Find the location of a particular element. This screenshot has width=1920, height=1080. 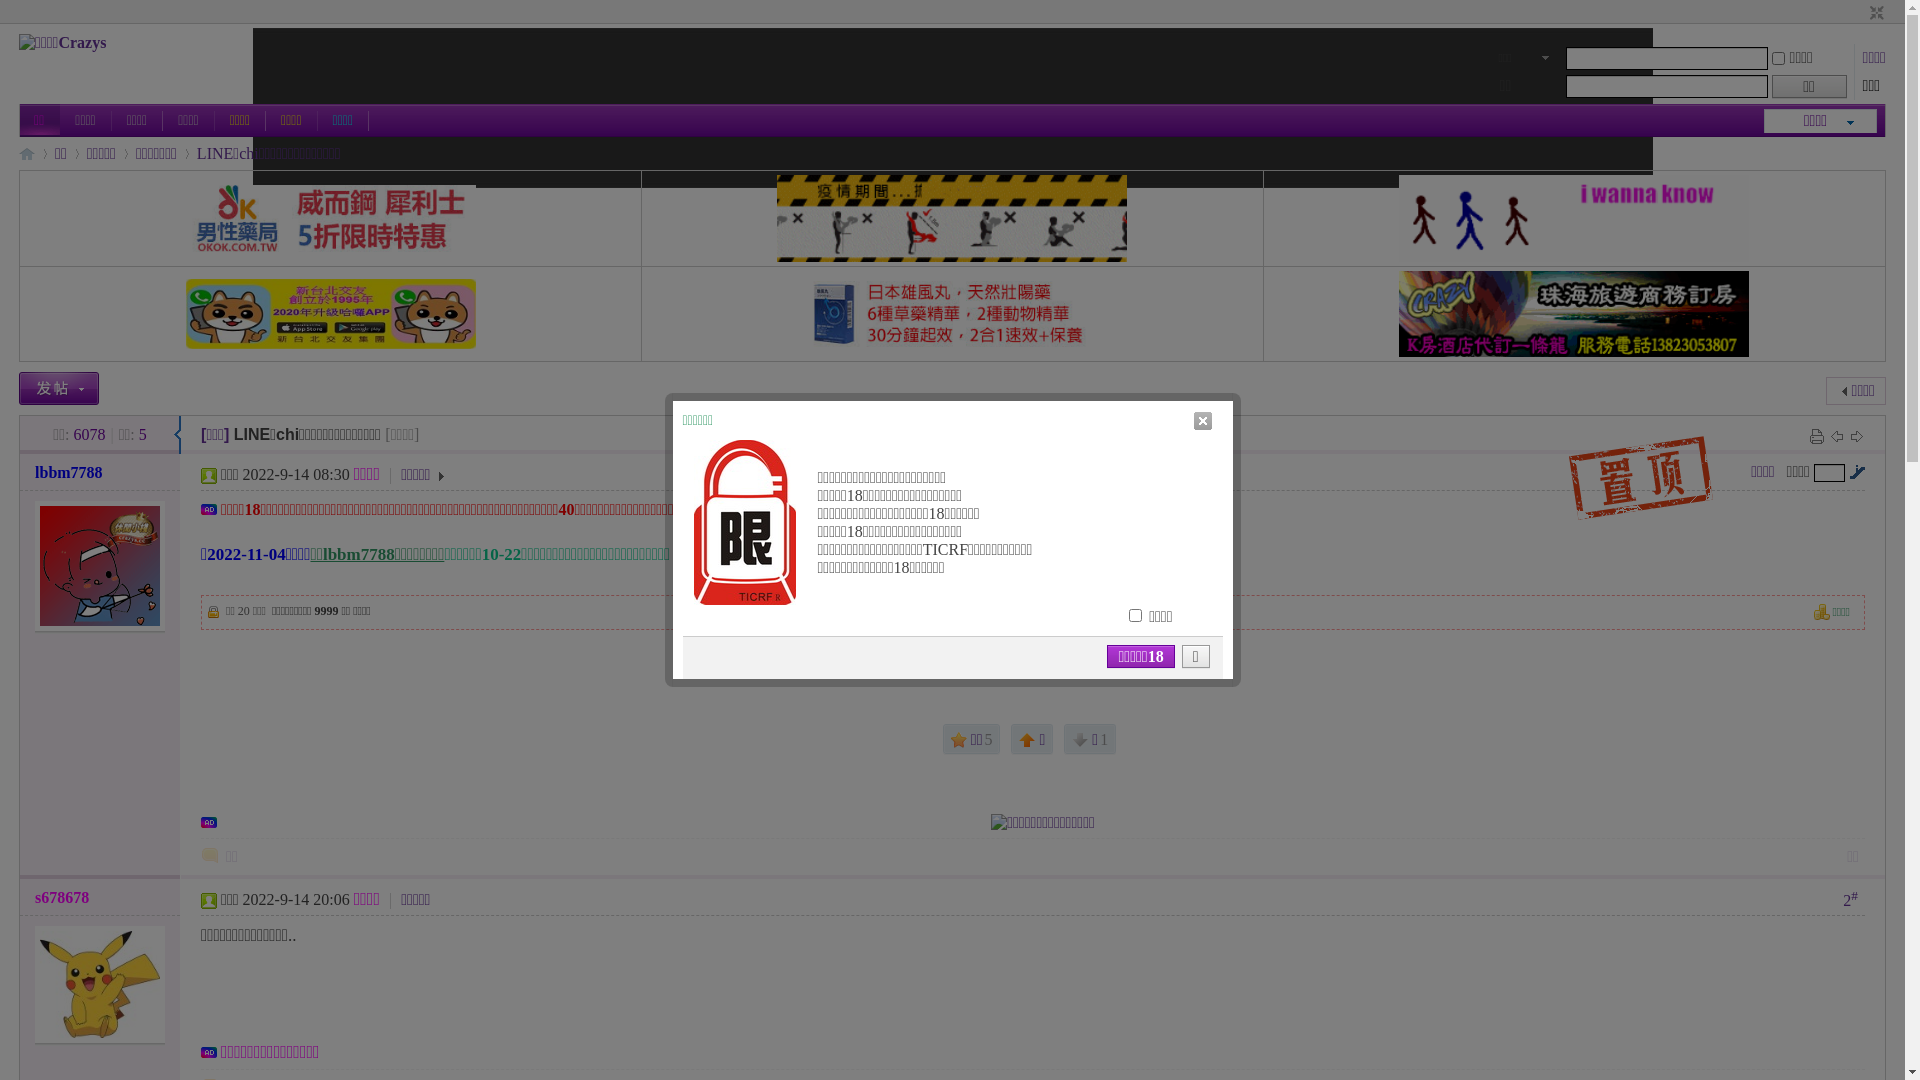

's678678' is located at coordinates (62, 896).